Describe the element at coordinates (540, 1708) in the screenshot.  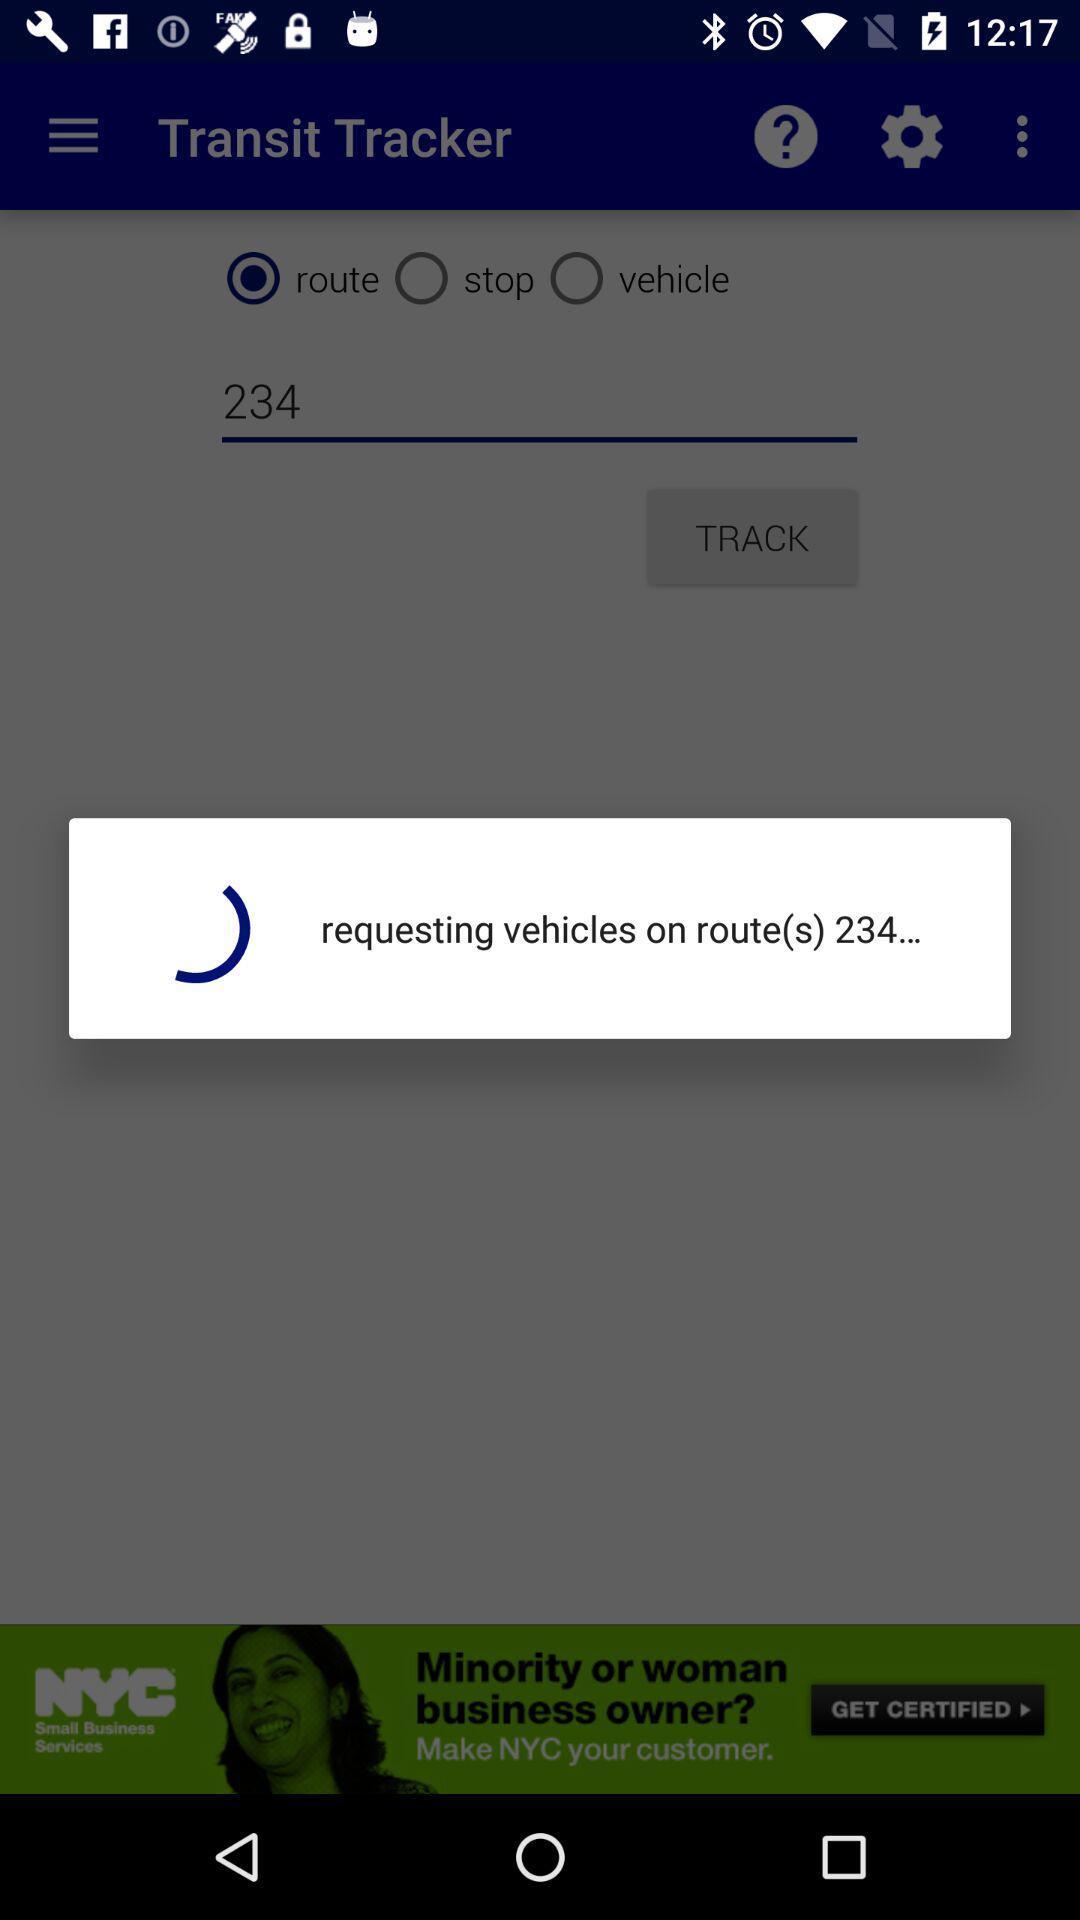
I see `advertisement link` at that location.